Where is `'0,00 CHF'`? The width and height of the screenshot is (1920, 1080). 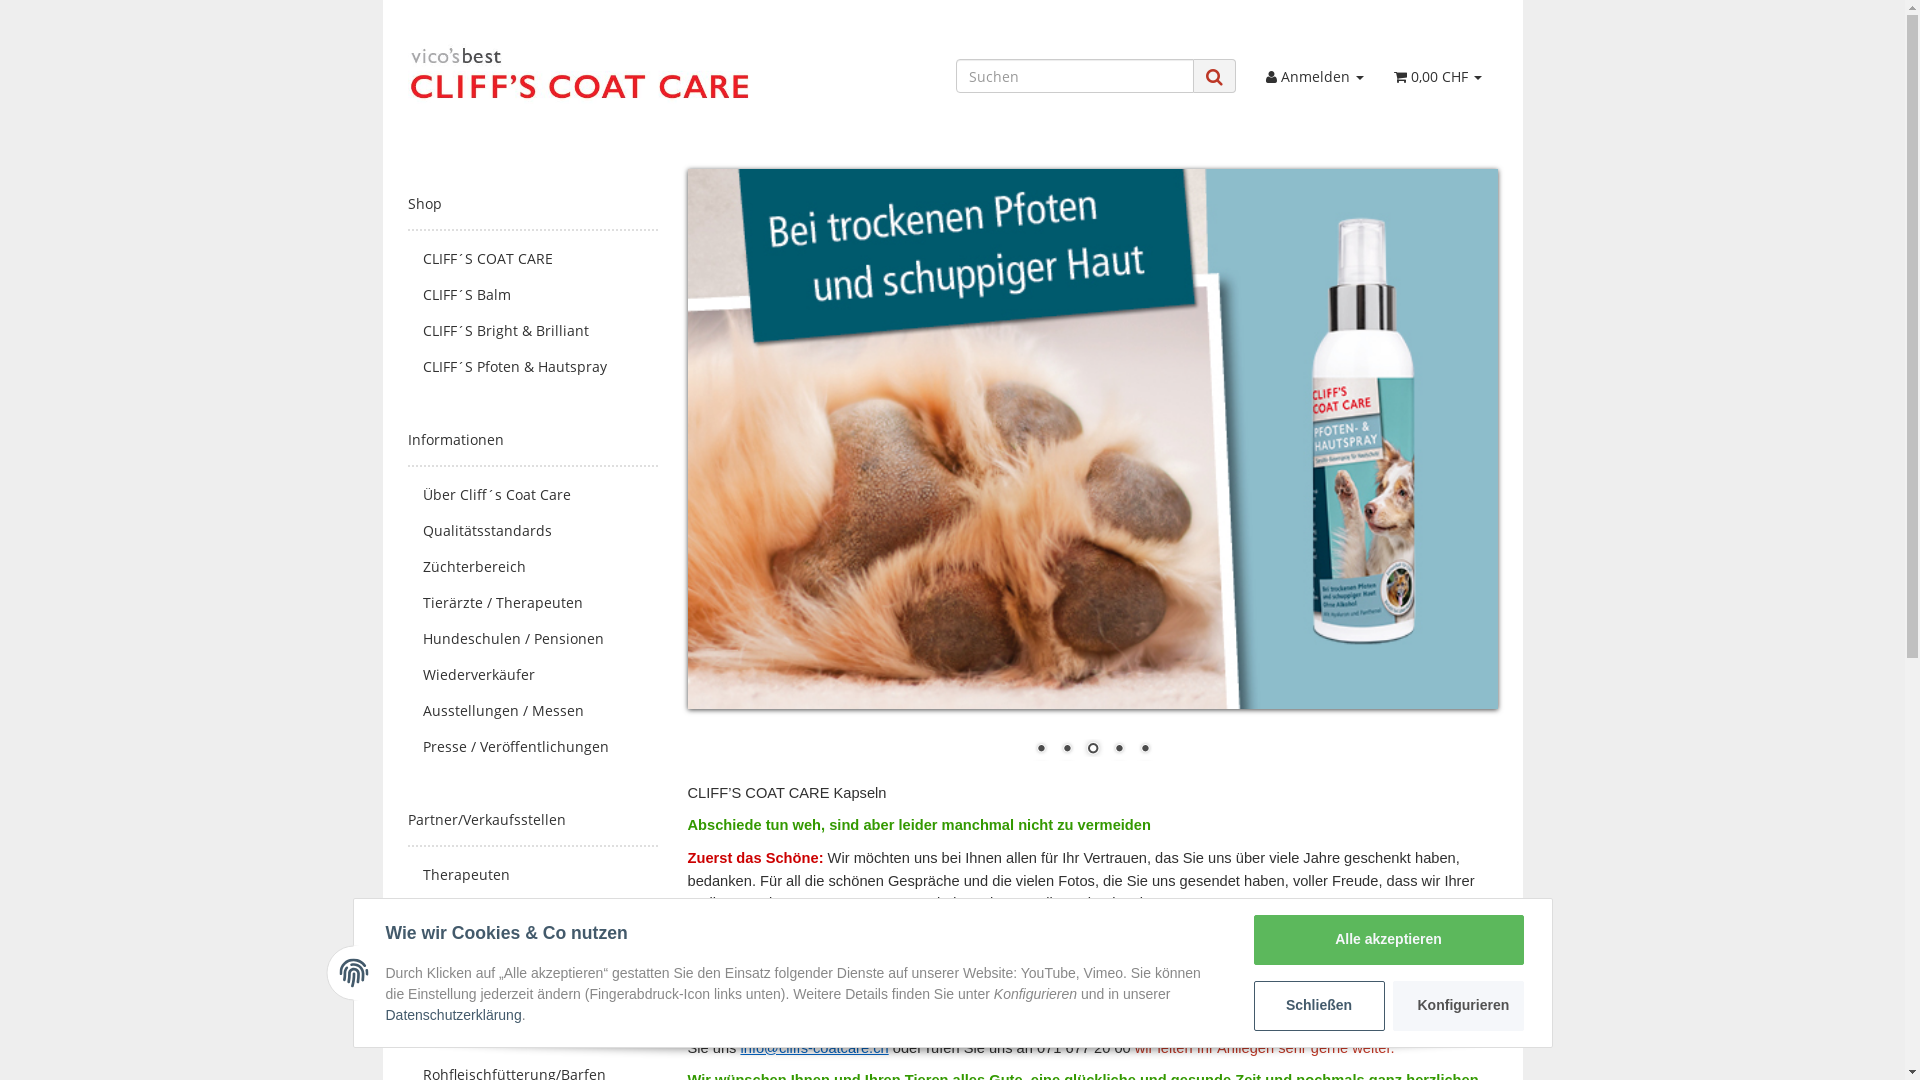 '0,00 CHF' is located at coordinates (1437, 76).